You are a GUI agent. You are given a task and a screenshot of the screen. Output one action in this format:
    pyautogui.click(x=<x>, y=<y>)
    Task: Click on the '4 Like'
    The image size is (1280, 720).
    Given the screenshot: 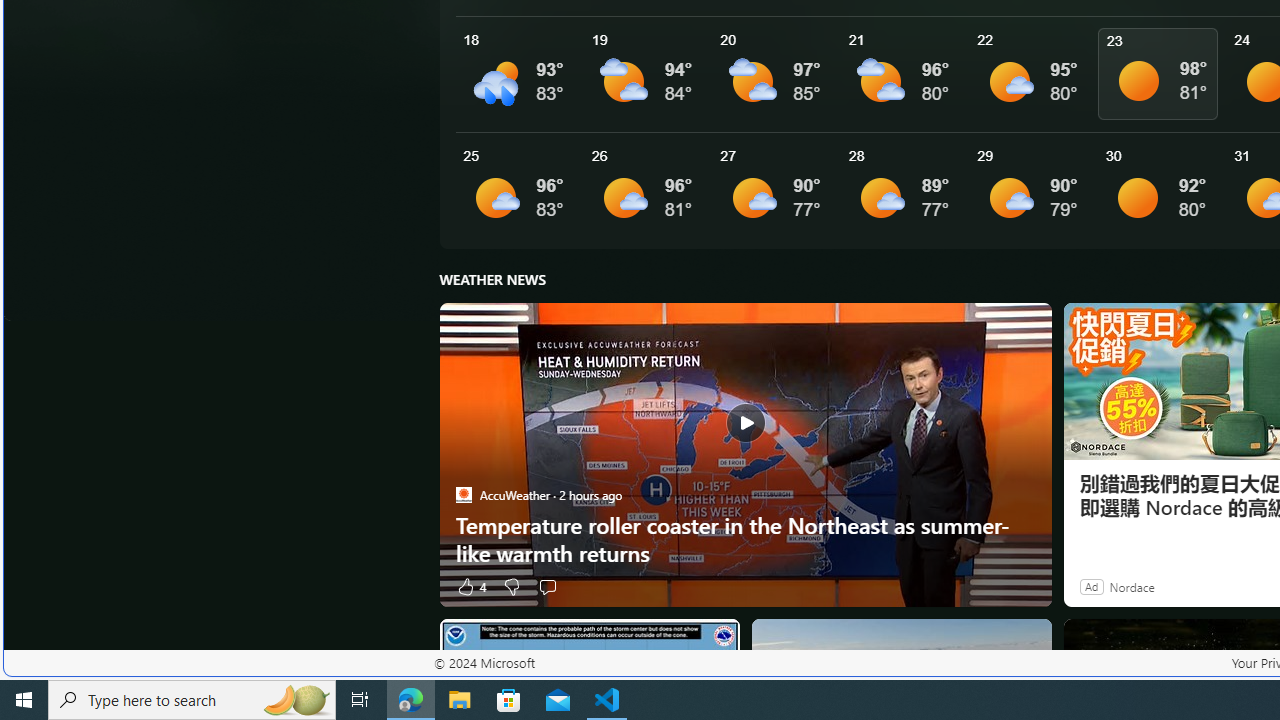 What is the action you would take?
    pyautogui.click(x=469, y=585)
    